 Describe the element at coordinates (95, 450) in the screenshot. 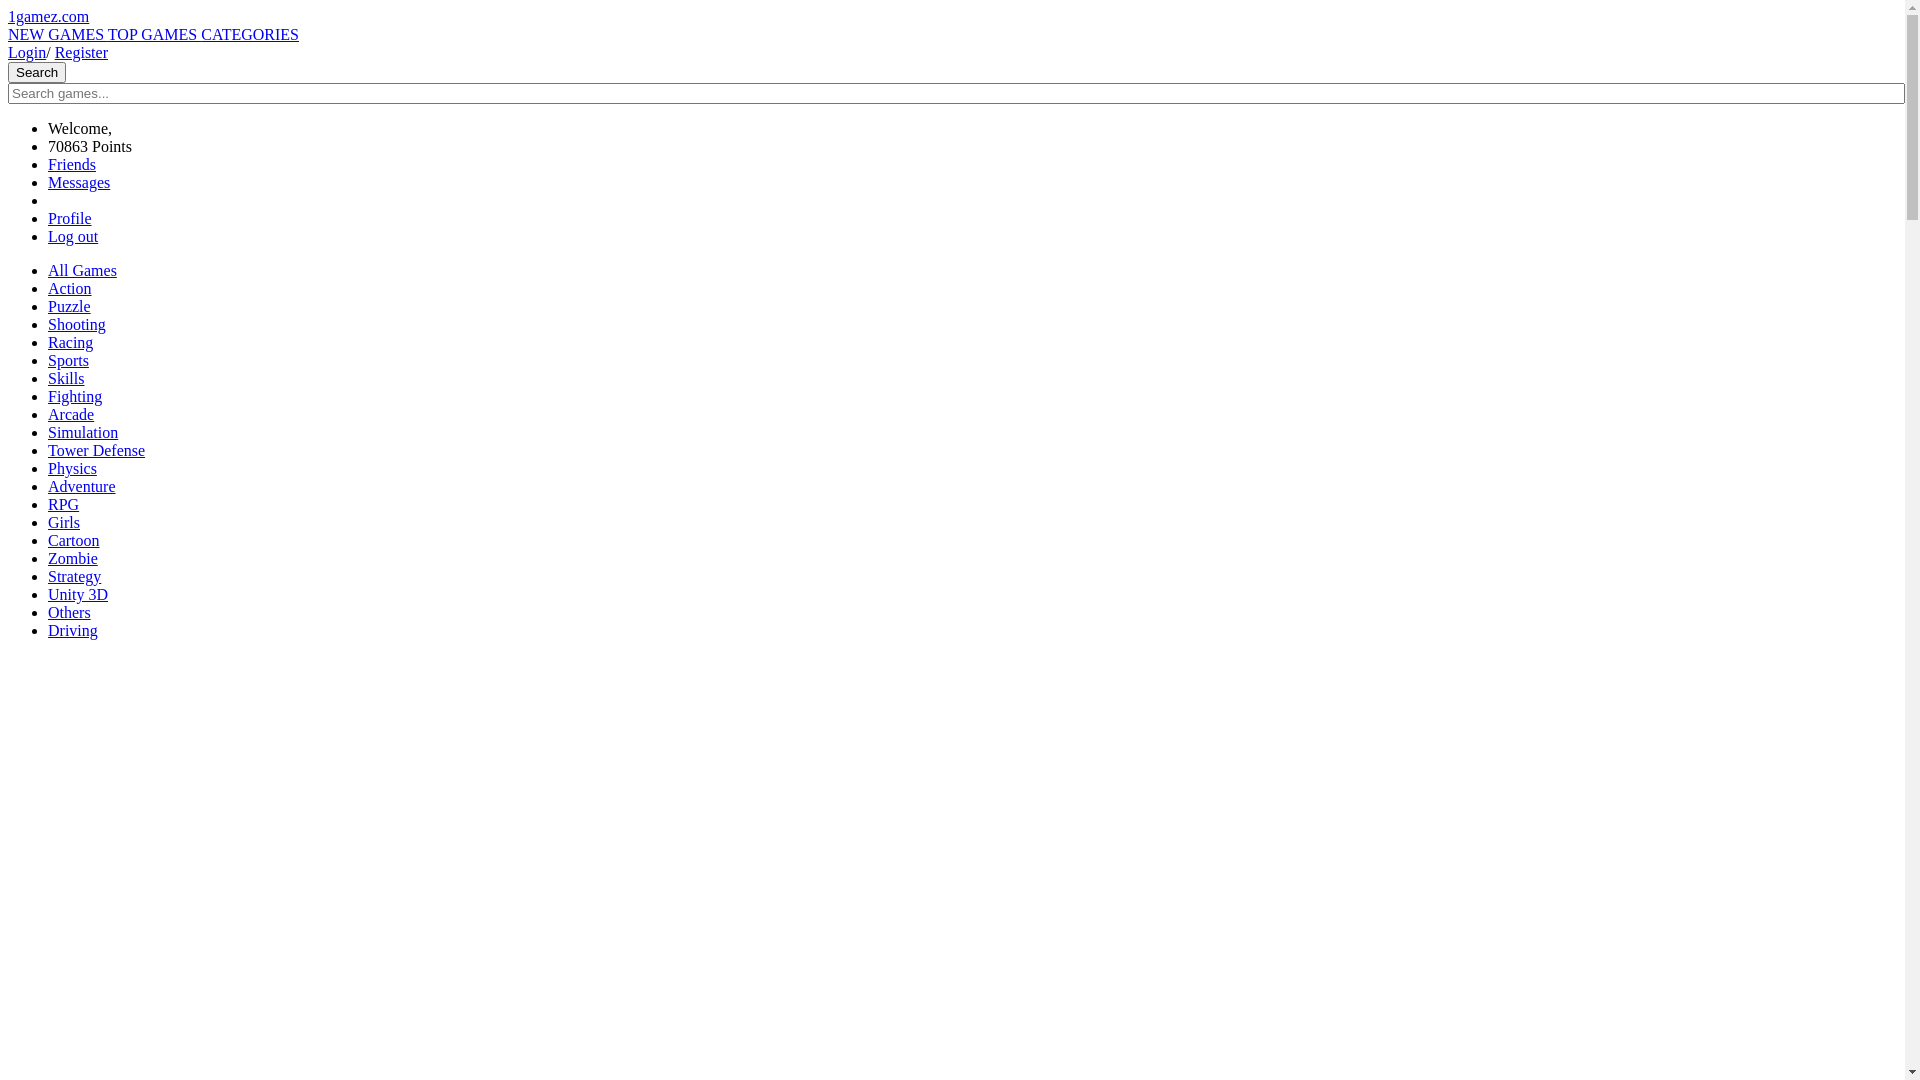

I see `'Tower Defense'` at that location.